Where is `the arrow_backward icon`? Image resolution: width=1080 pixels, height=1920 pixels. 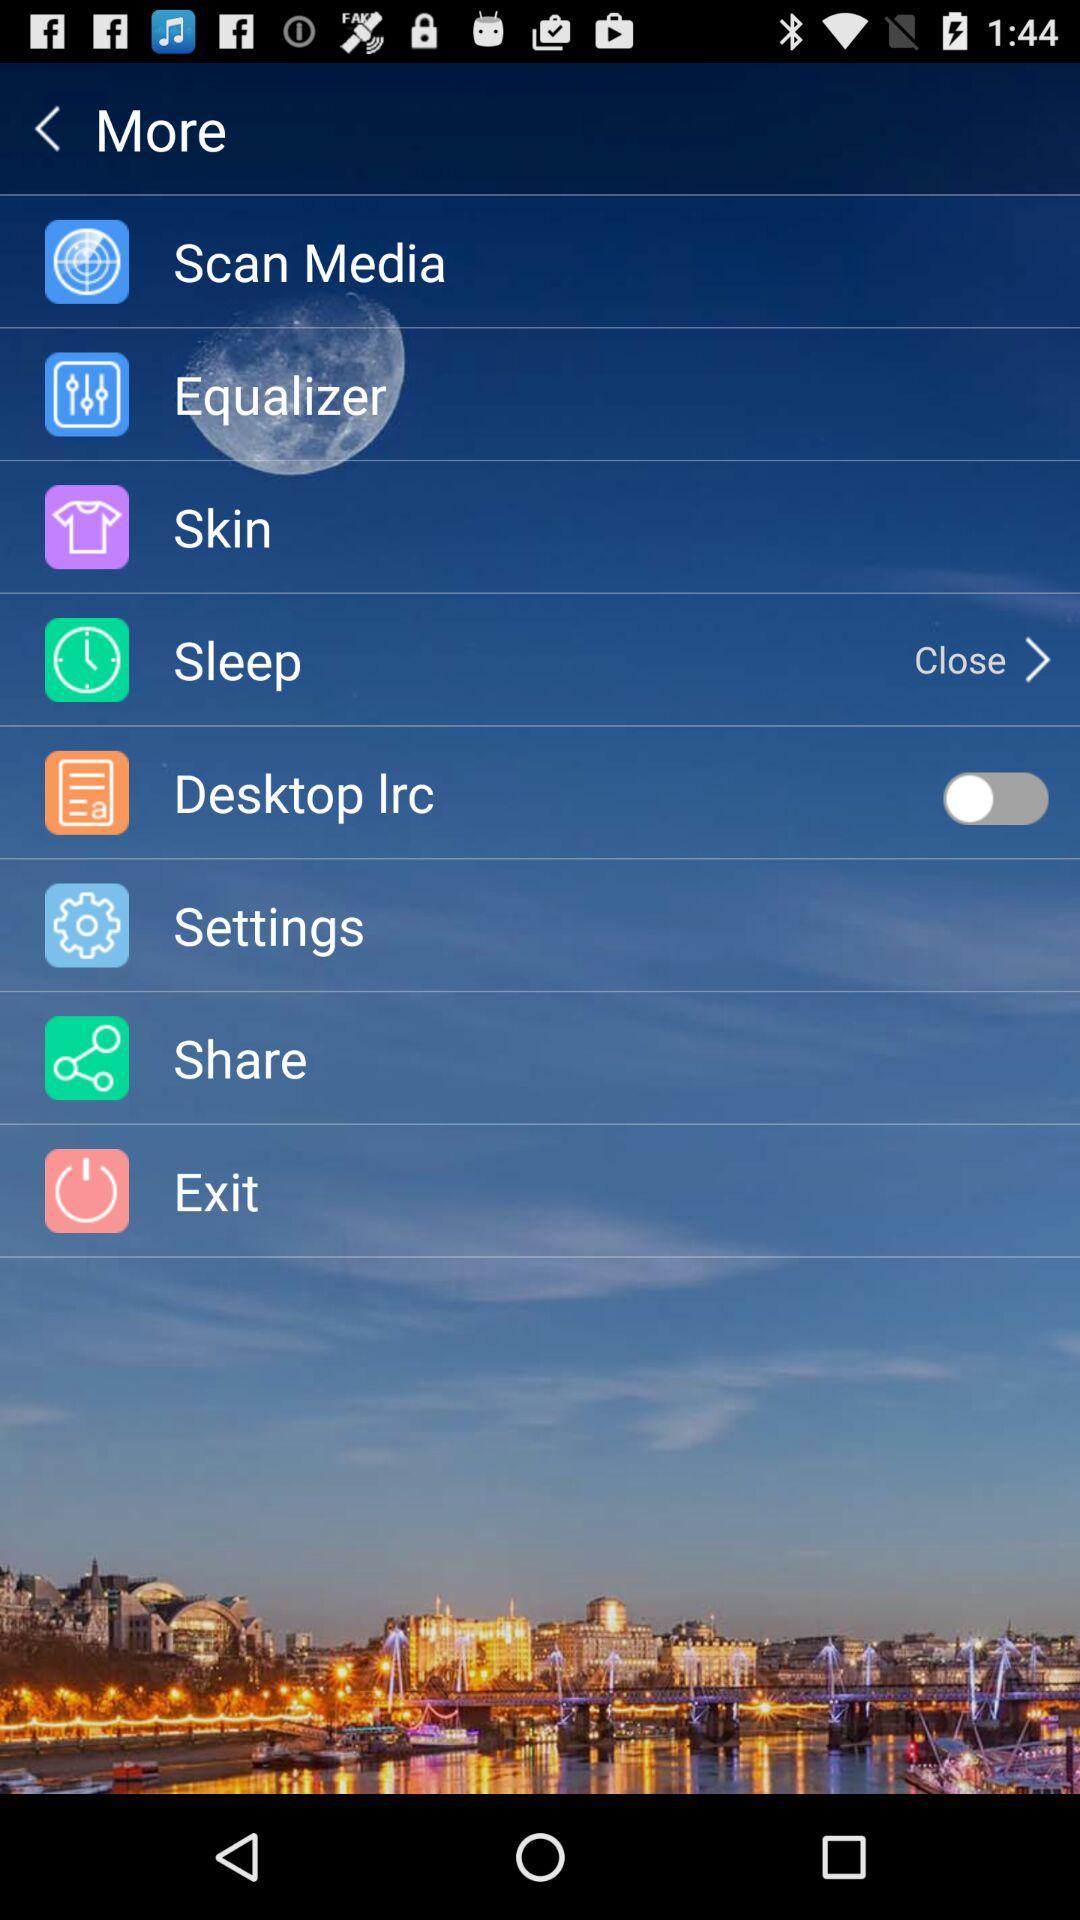 the arrow_backward icon is located at coordinates (46, 136).